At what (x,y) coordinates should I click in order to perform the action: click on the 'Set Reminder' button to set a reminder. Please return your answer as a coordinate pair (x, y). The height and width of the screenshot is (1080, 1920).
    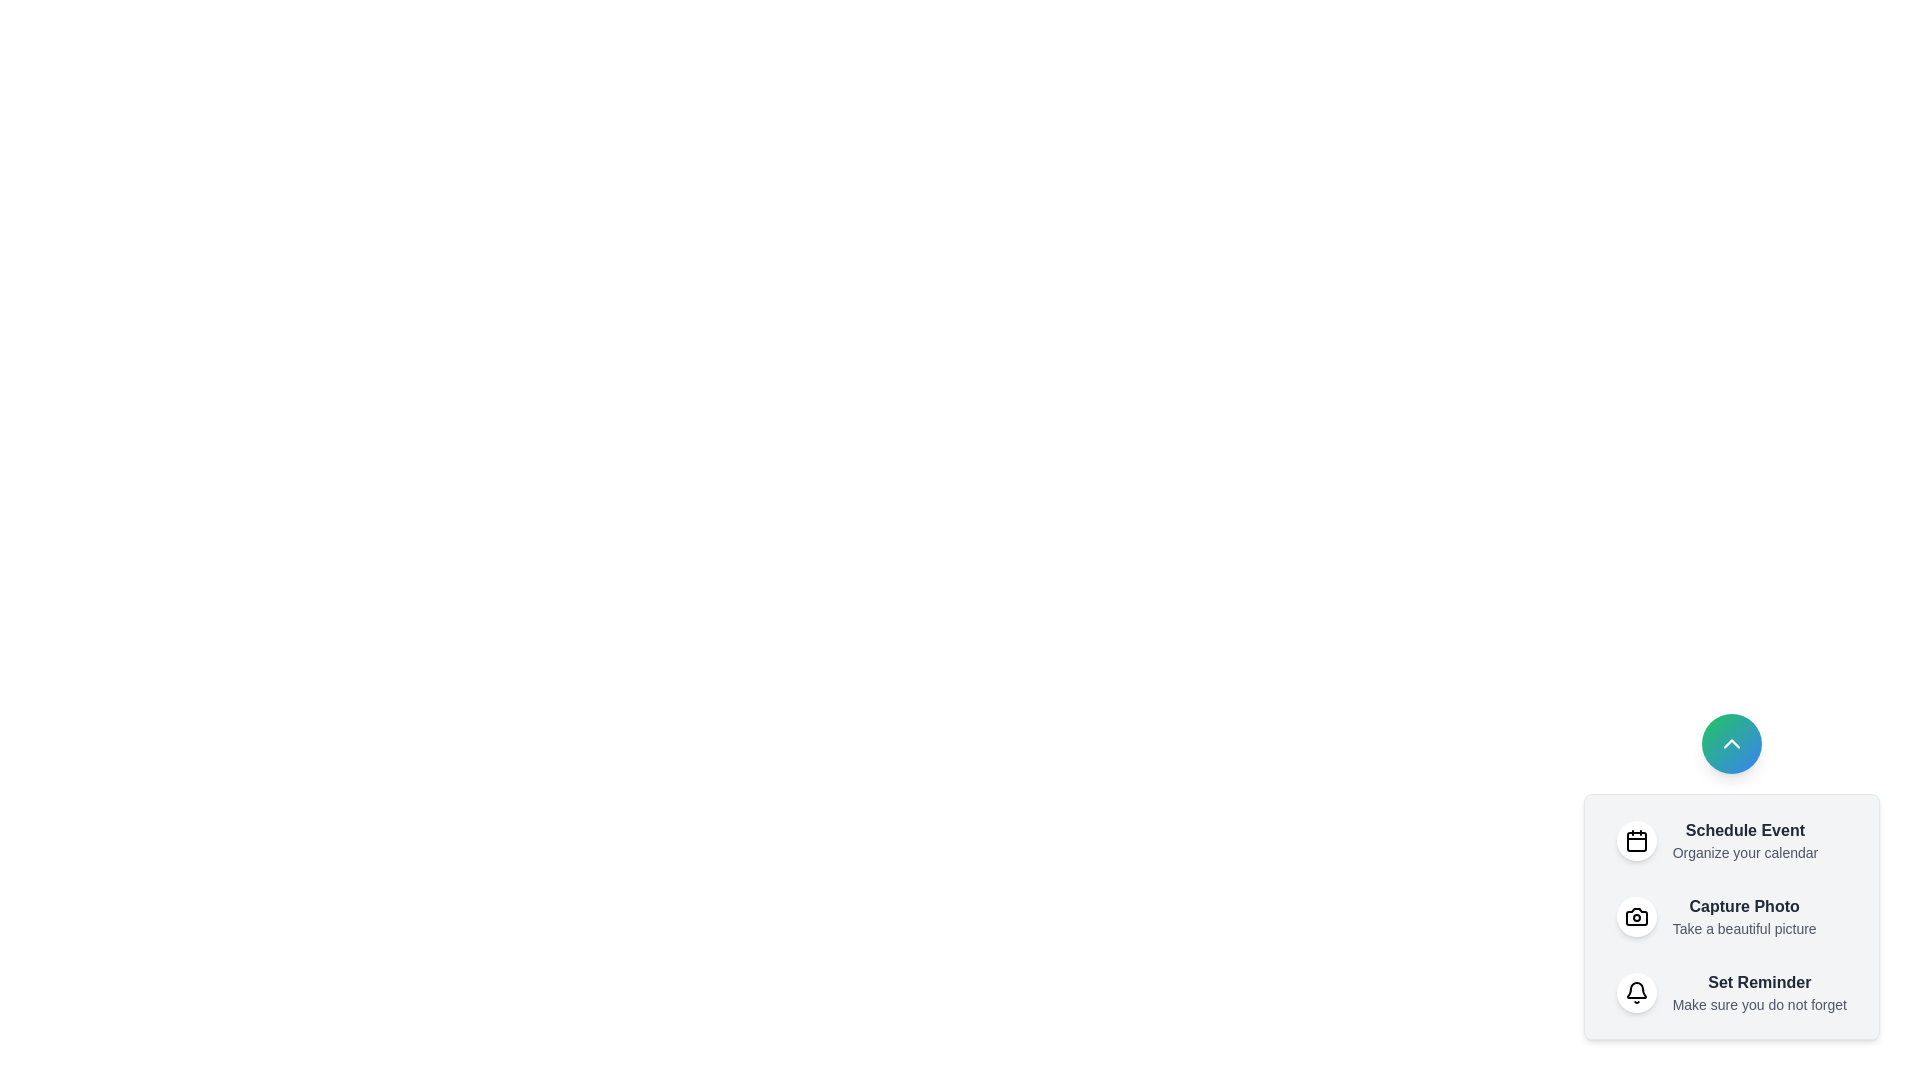
    Looking at the image, I should click on (1730, 992).